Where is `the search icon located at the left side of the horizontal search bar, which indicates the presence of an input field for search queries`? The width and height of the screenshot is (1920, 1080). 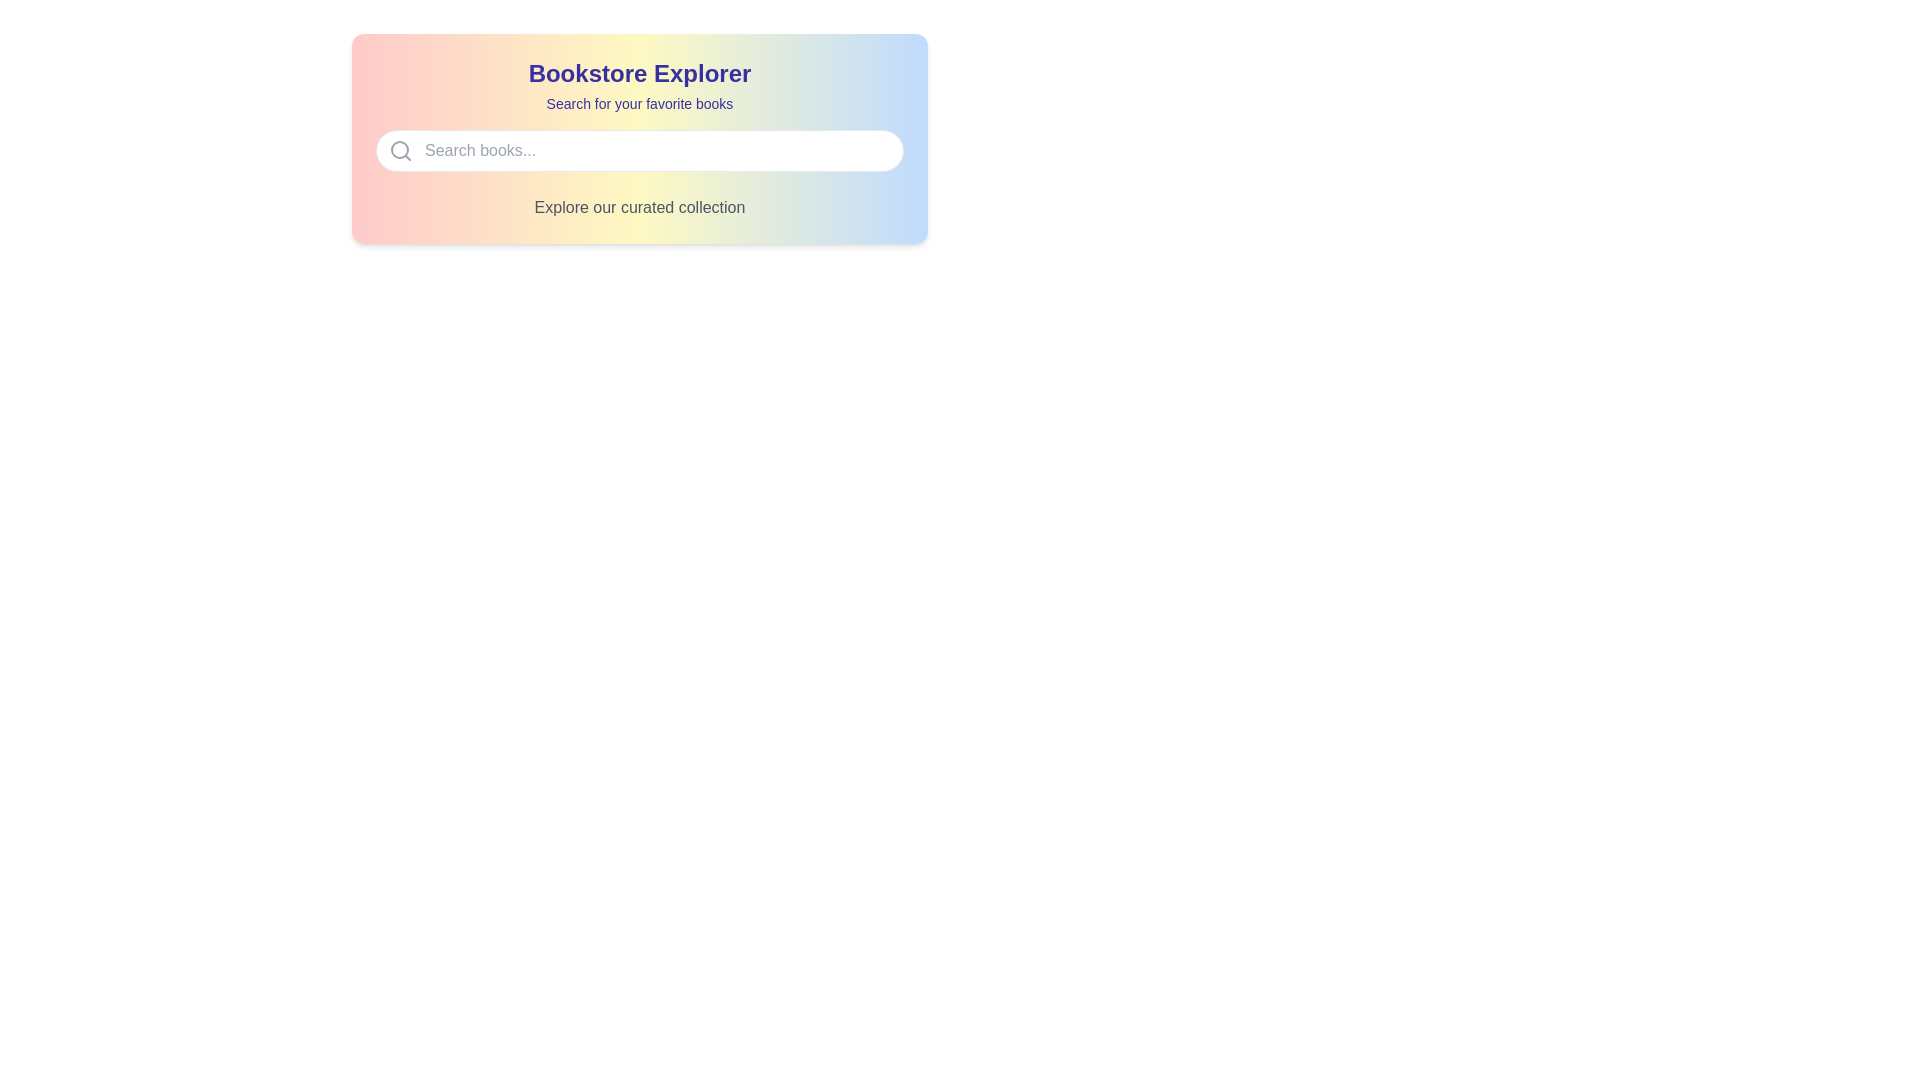 the search icon located at the left side of the horizontal search bar, which indicates the presence of an input field for search queries is located at coordinates (400, 149).